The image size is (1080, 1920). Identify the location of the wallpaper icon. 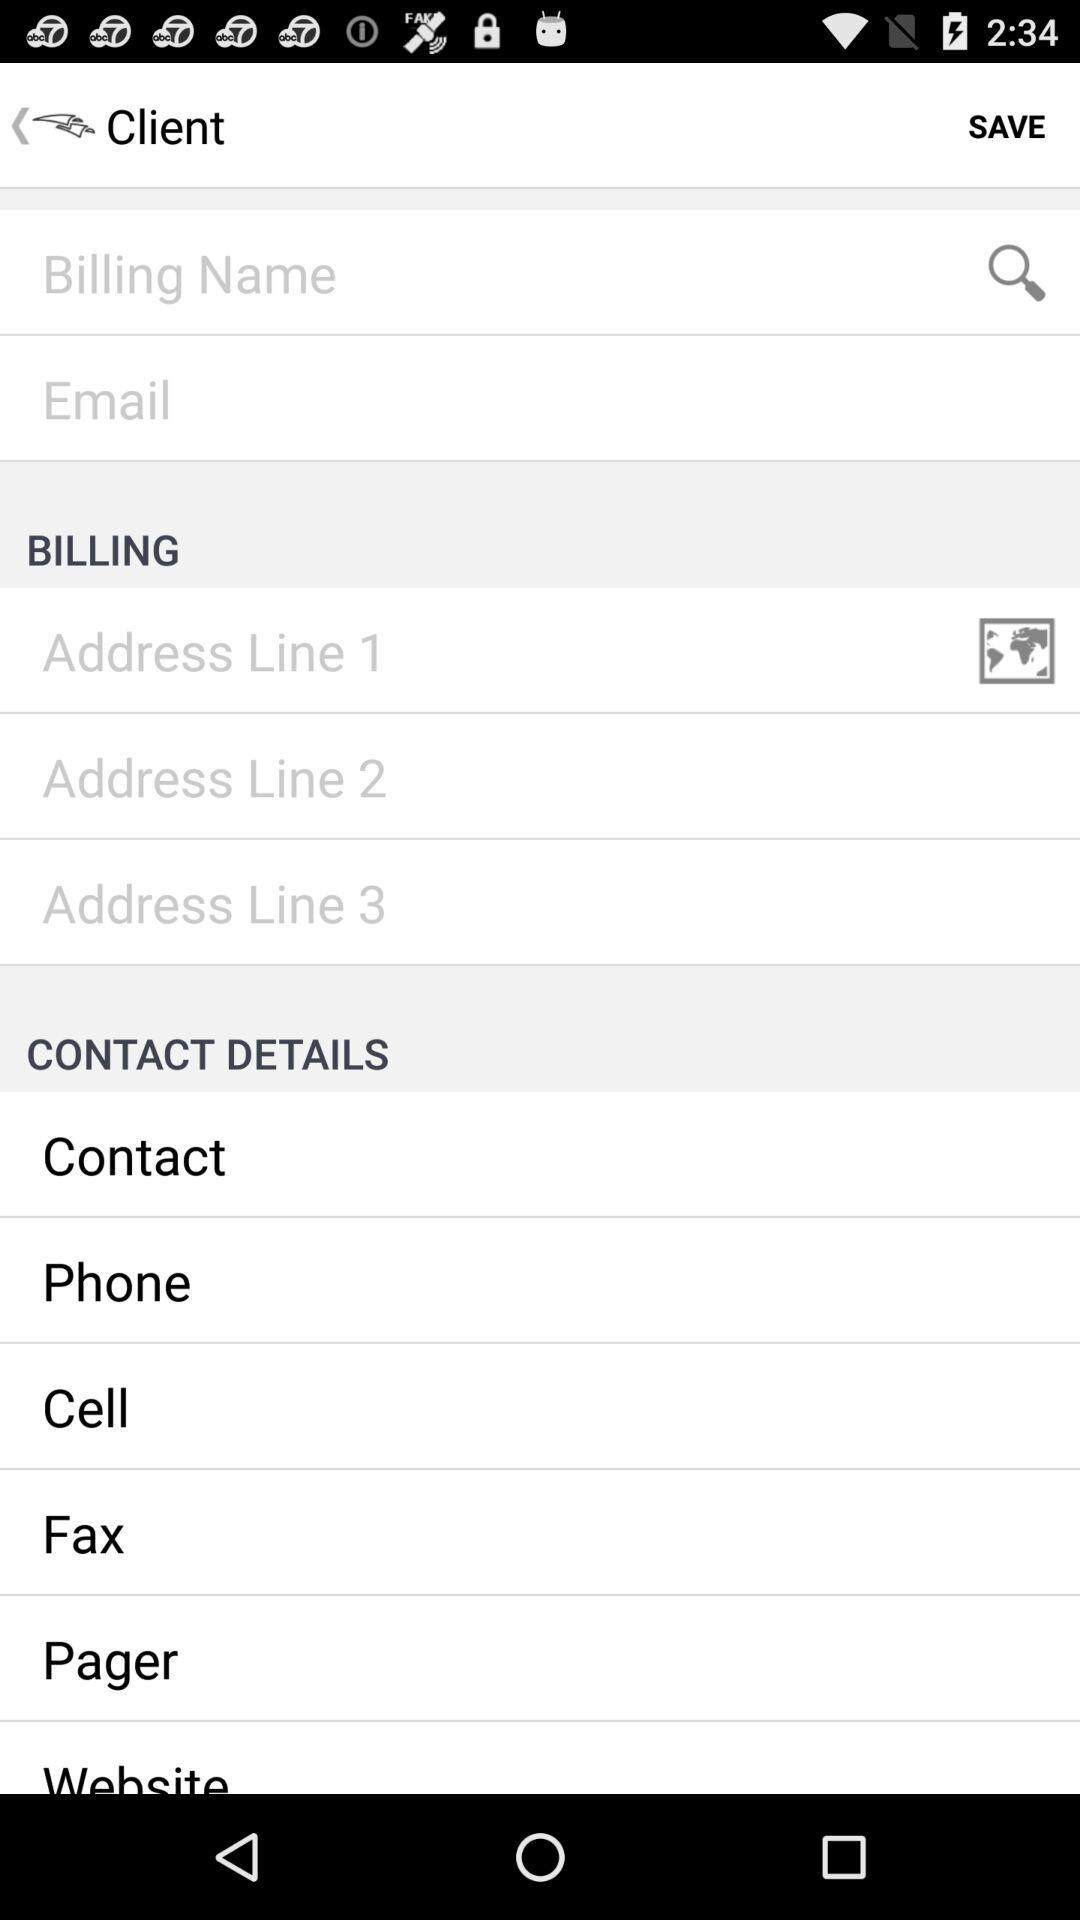
(1017, 696).